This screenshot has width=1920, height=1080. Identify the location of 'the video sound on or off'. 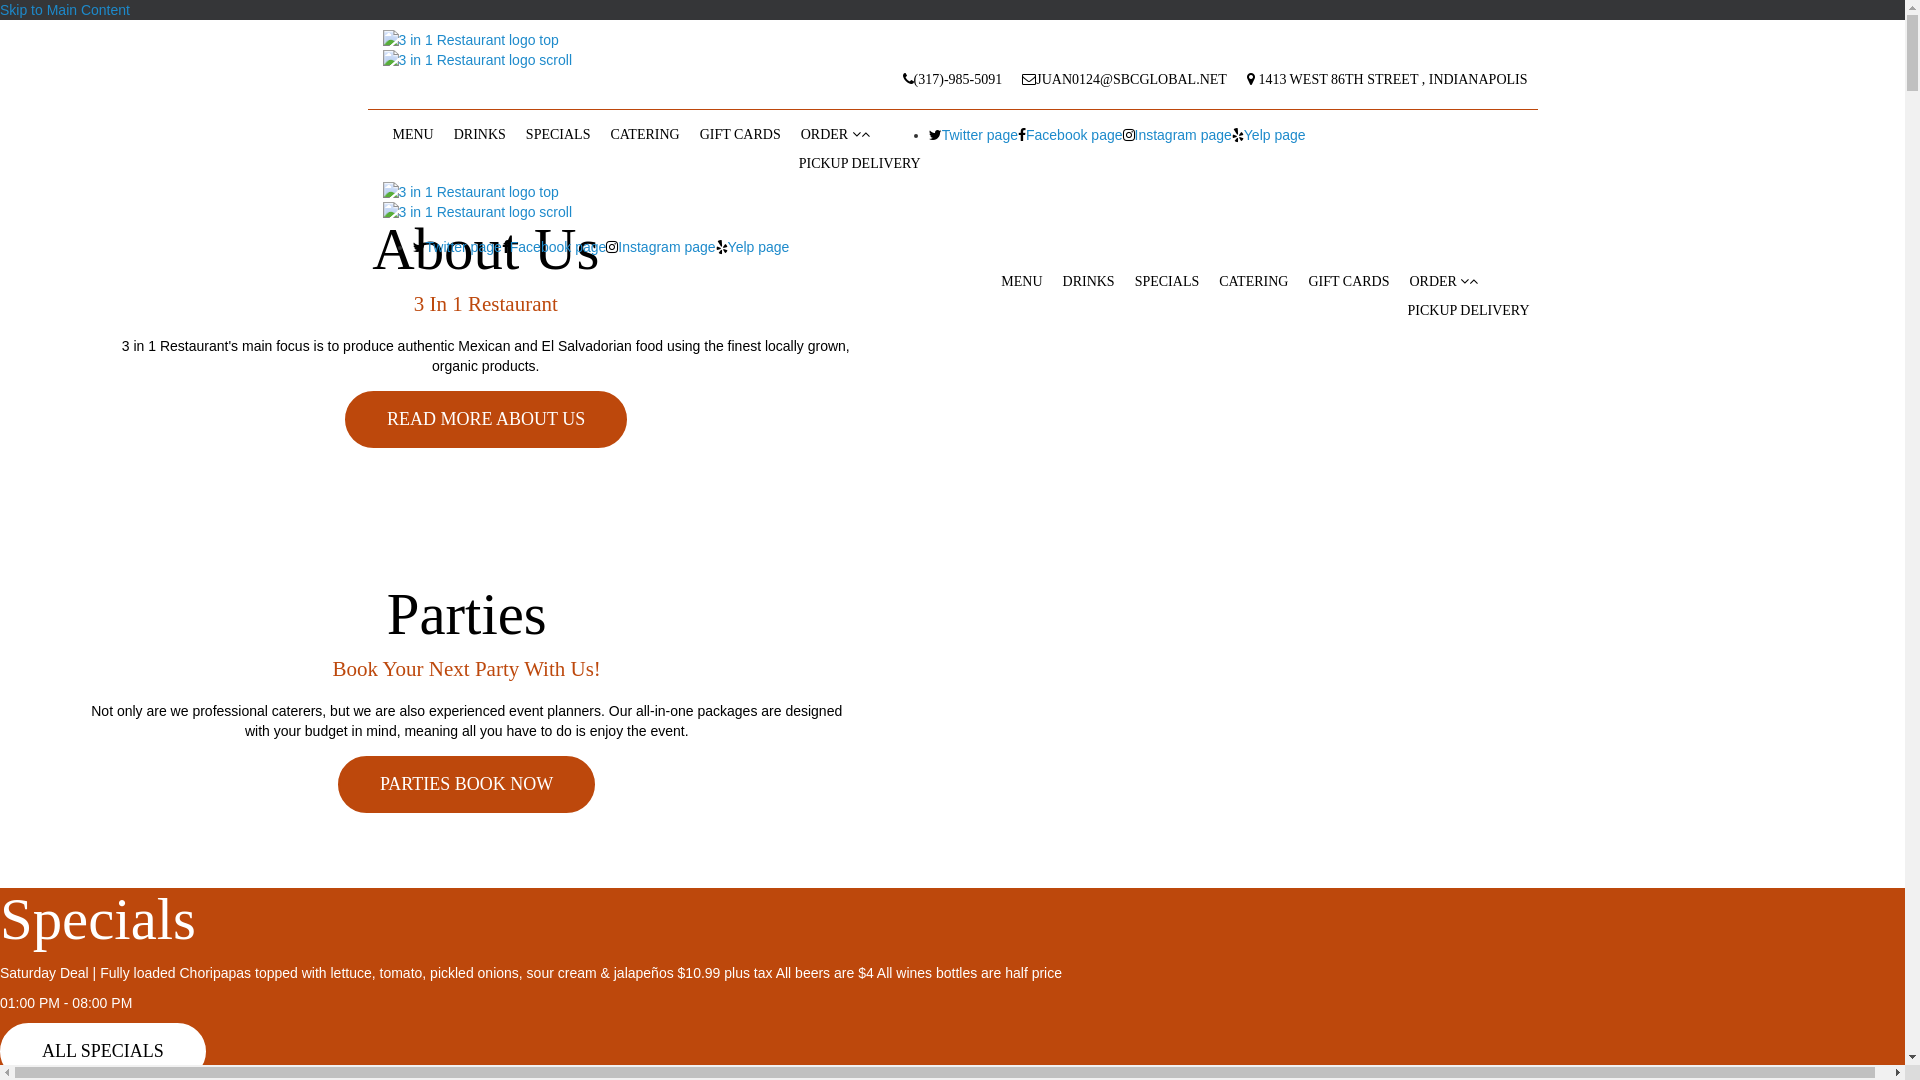
(93, 12).